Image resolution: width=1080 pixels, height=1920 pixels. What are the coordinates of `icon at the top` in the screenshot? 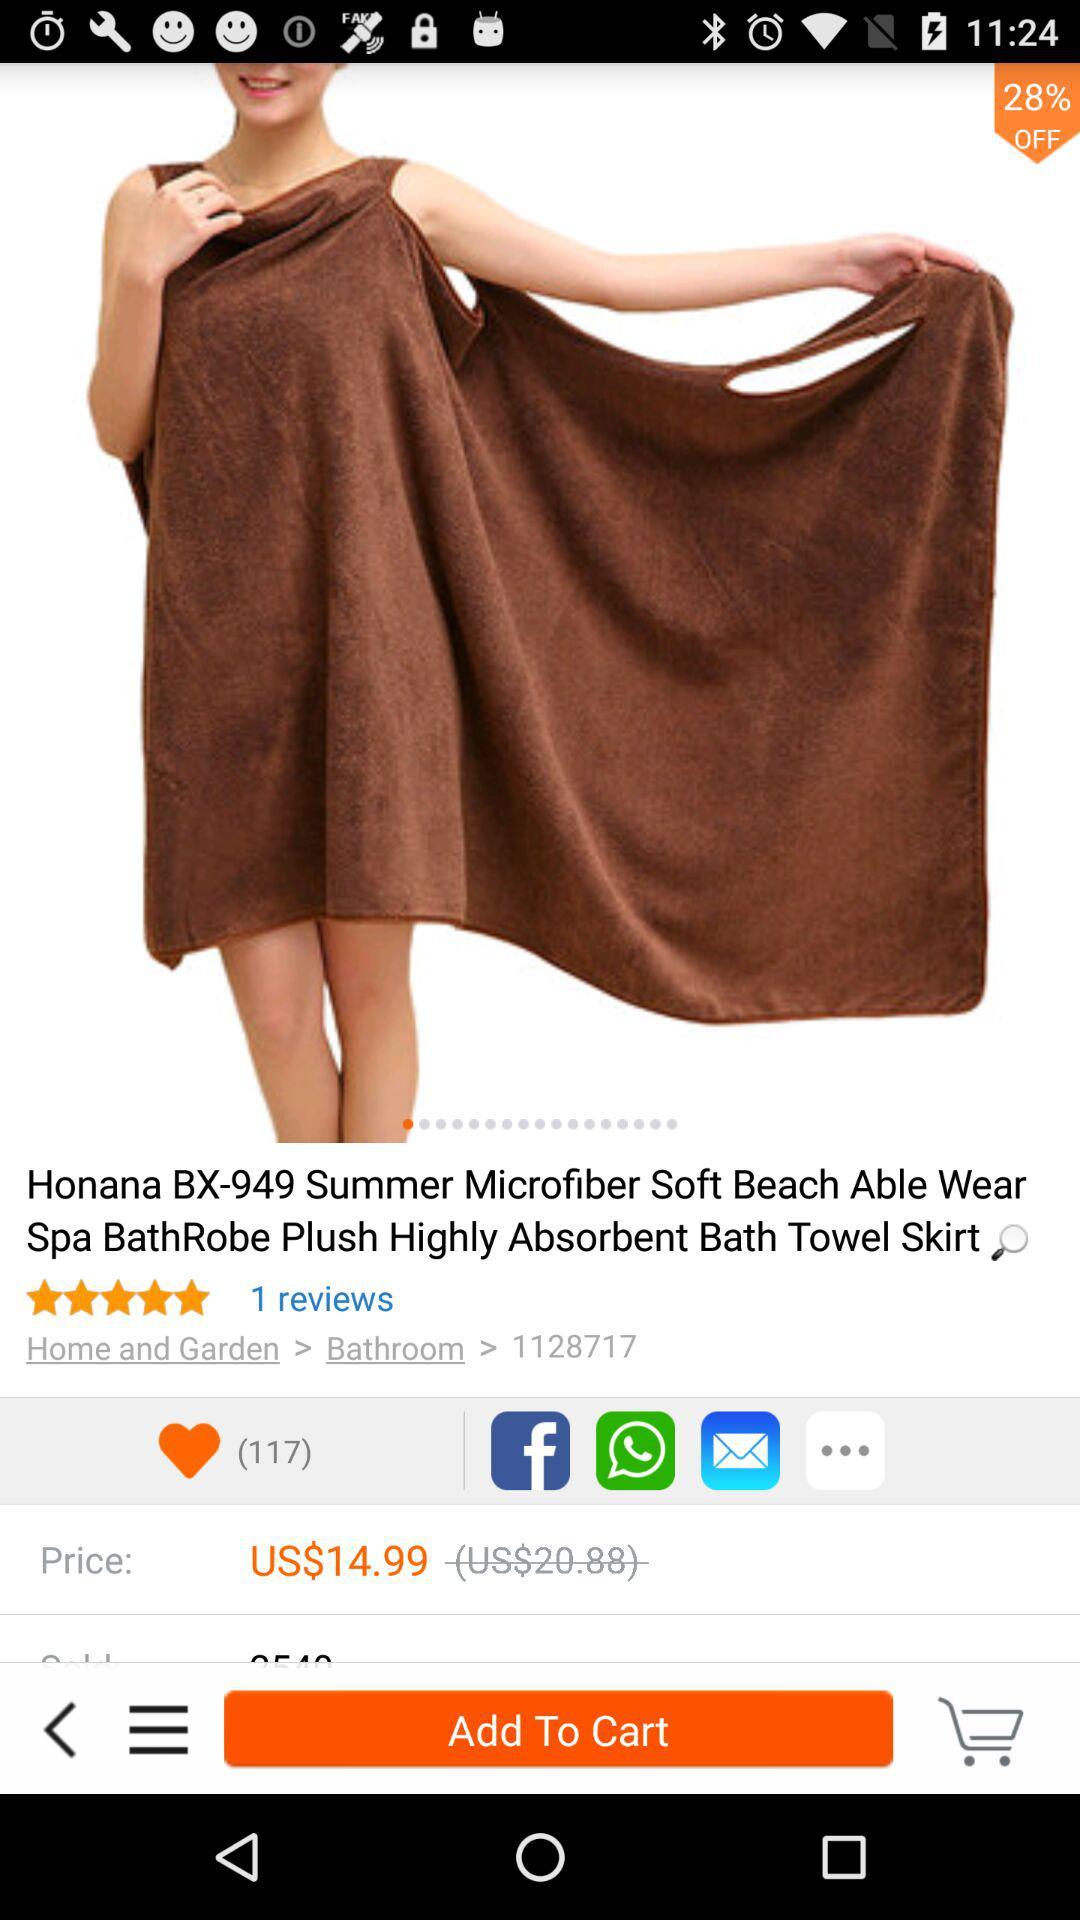 It's located at (540, 602).